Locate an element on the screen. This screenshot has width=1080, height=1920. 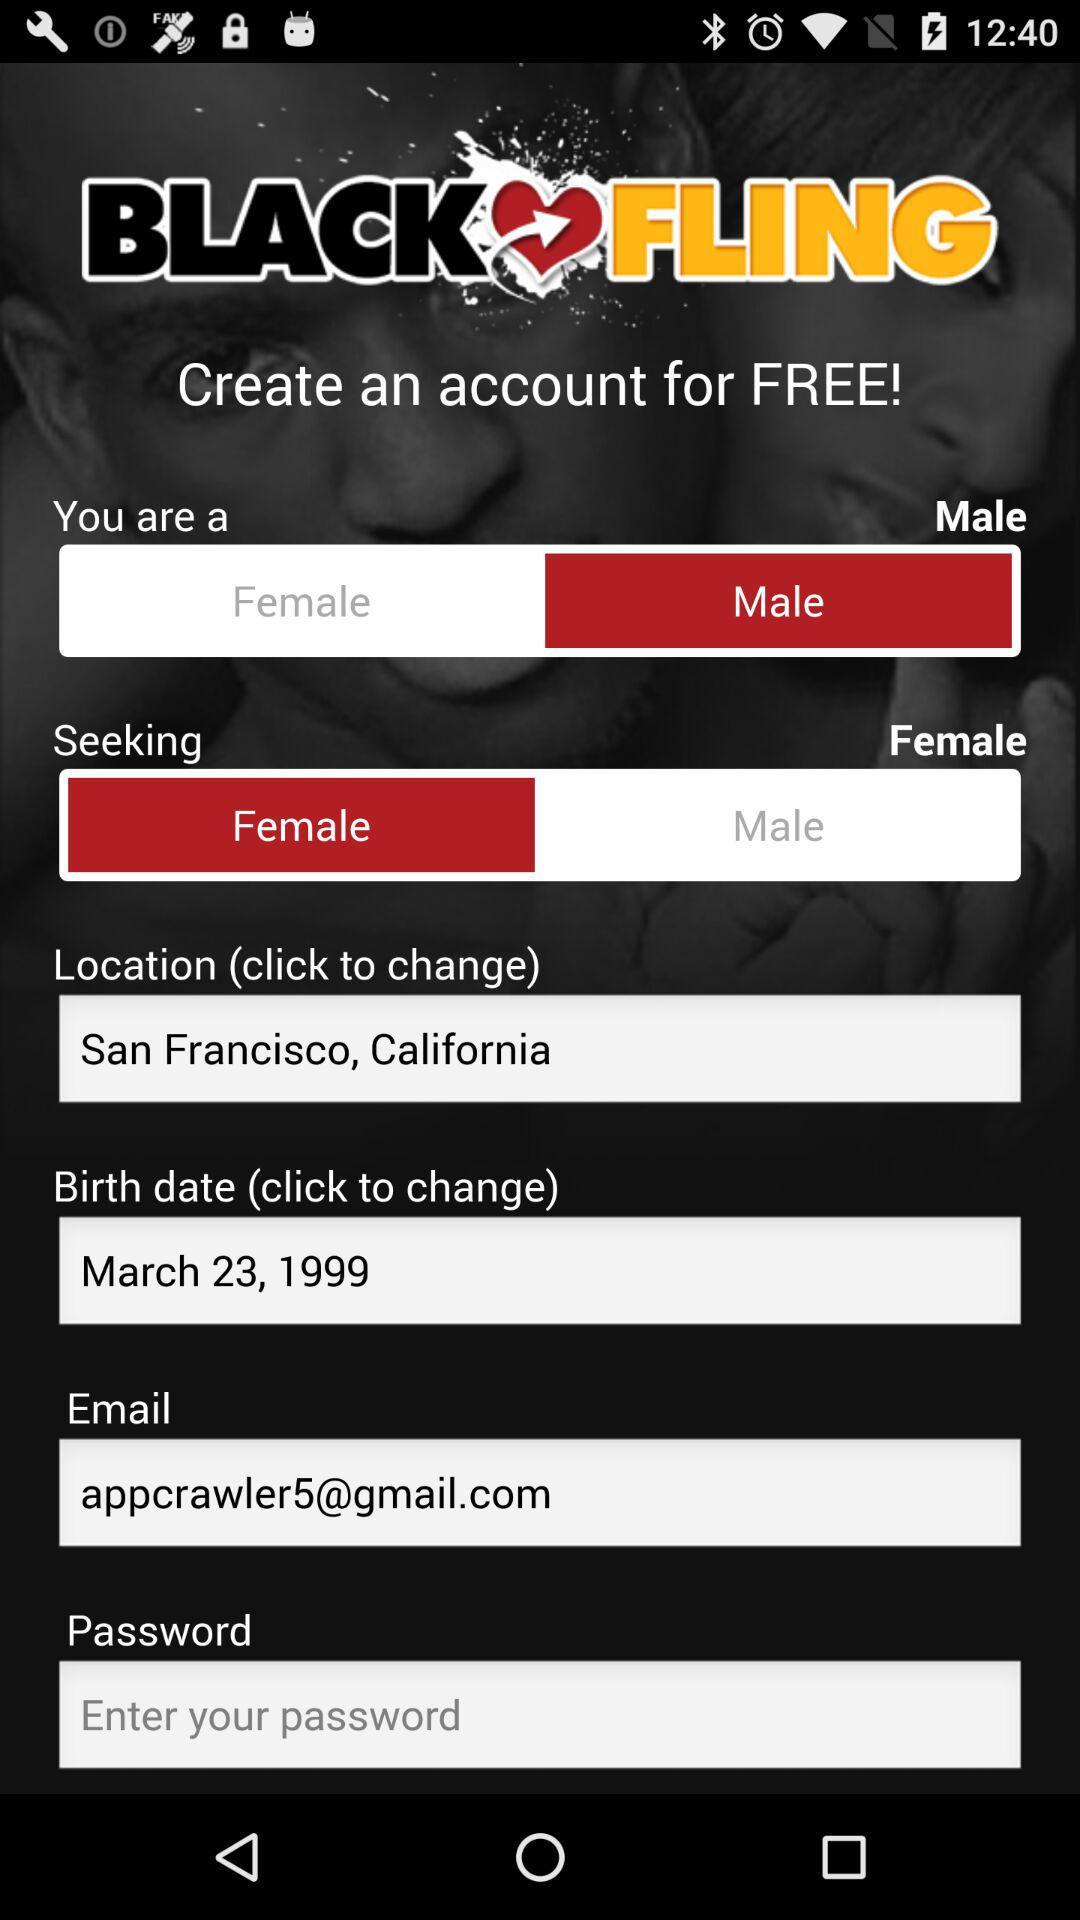
birthday is located at coordinates (540, 1275).